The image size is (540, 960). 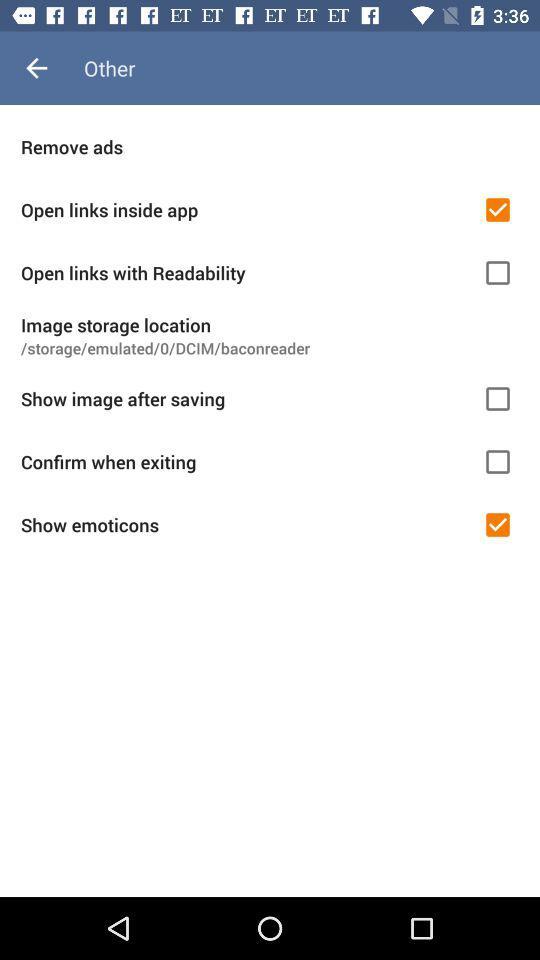 I want to click on the icon above the remove ads item, so click(x=36, y=68).